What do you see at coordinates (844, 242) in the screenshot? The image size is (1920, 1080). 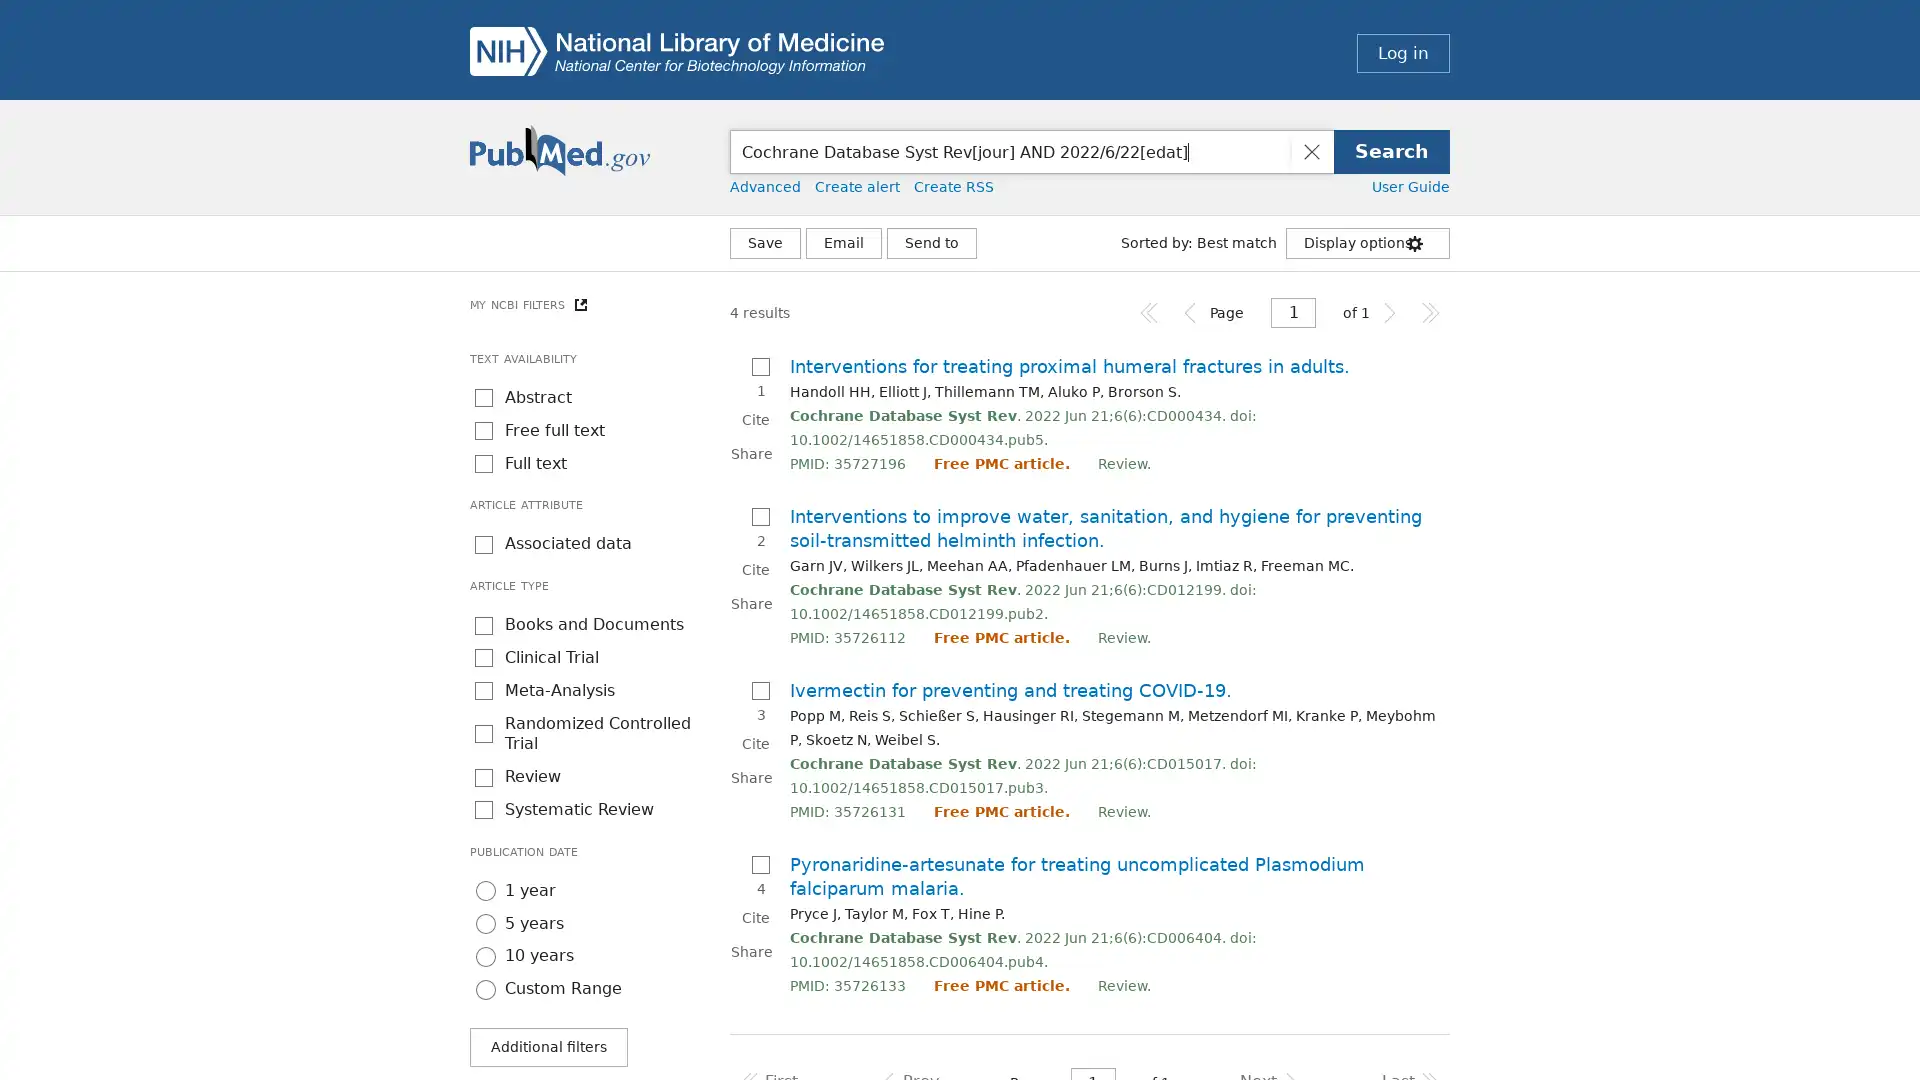 I see `Email` at bounding box center [844, 242].